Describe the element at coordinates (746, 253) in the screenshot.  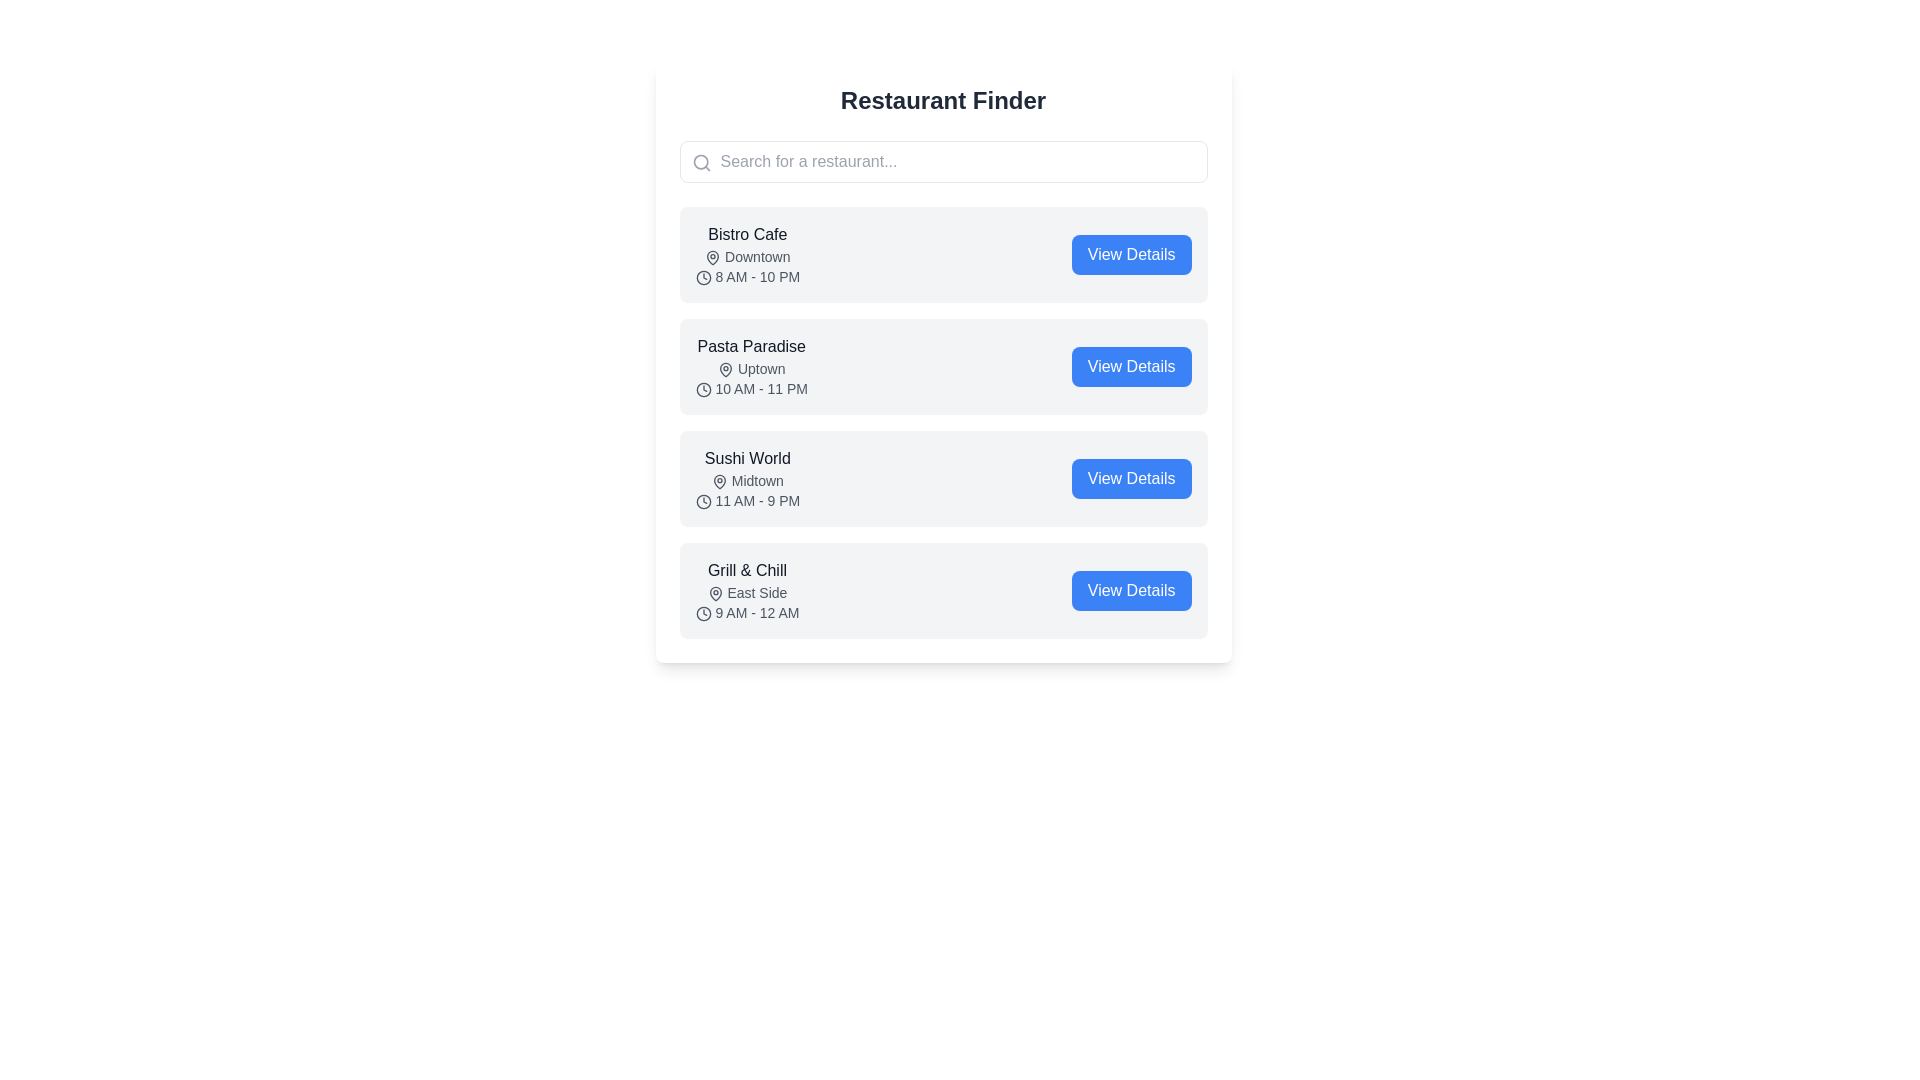
I see `the informational label displaying 'Bistro Cafe' with a map pin icon and a clock icon, which is the first entry in the restaurant list` at that location.